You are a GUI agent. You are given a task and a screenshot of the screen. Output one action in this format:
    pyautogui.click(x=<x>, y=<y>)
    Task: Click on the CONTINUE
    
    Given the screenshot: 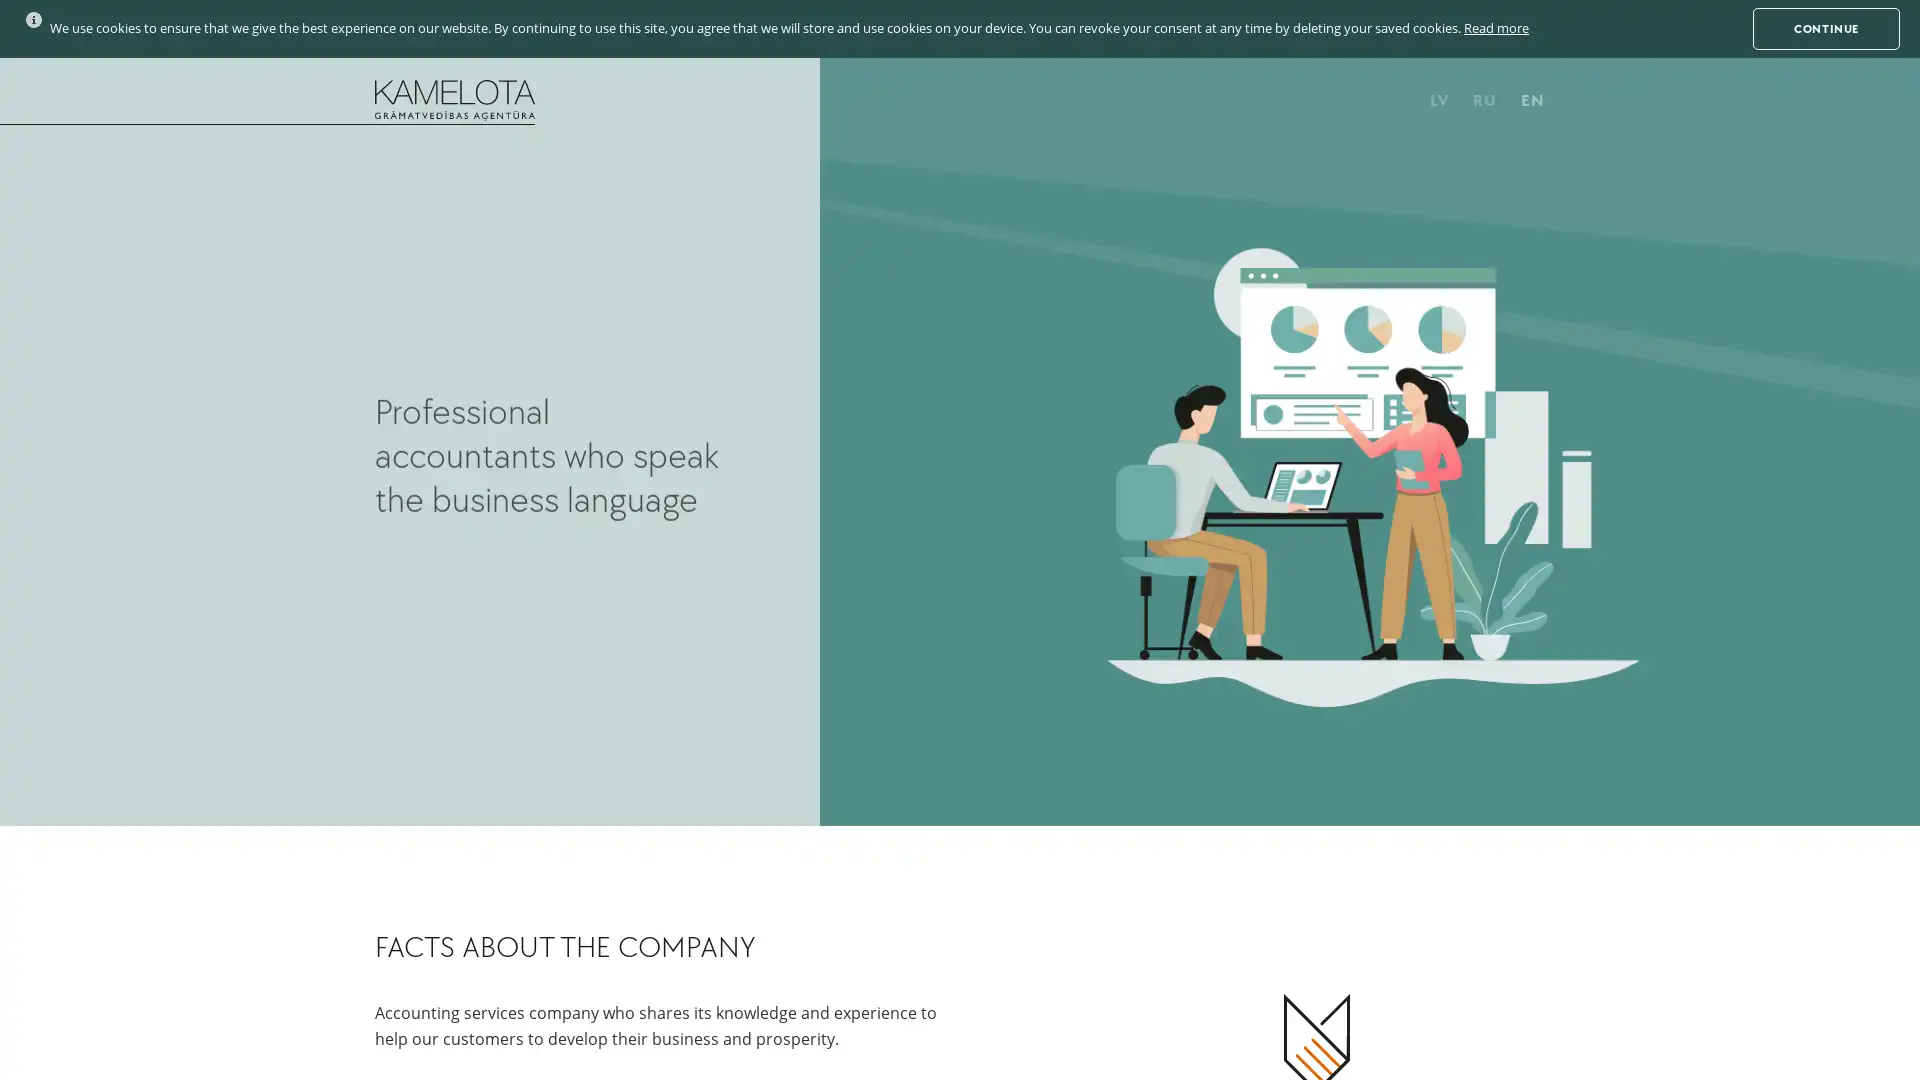 What is the action you would take?
    pyautogui.click(x=1826, y=28)
    